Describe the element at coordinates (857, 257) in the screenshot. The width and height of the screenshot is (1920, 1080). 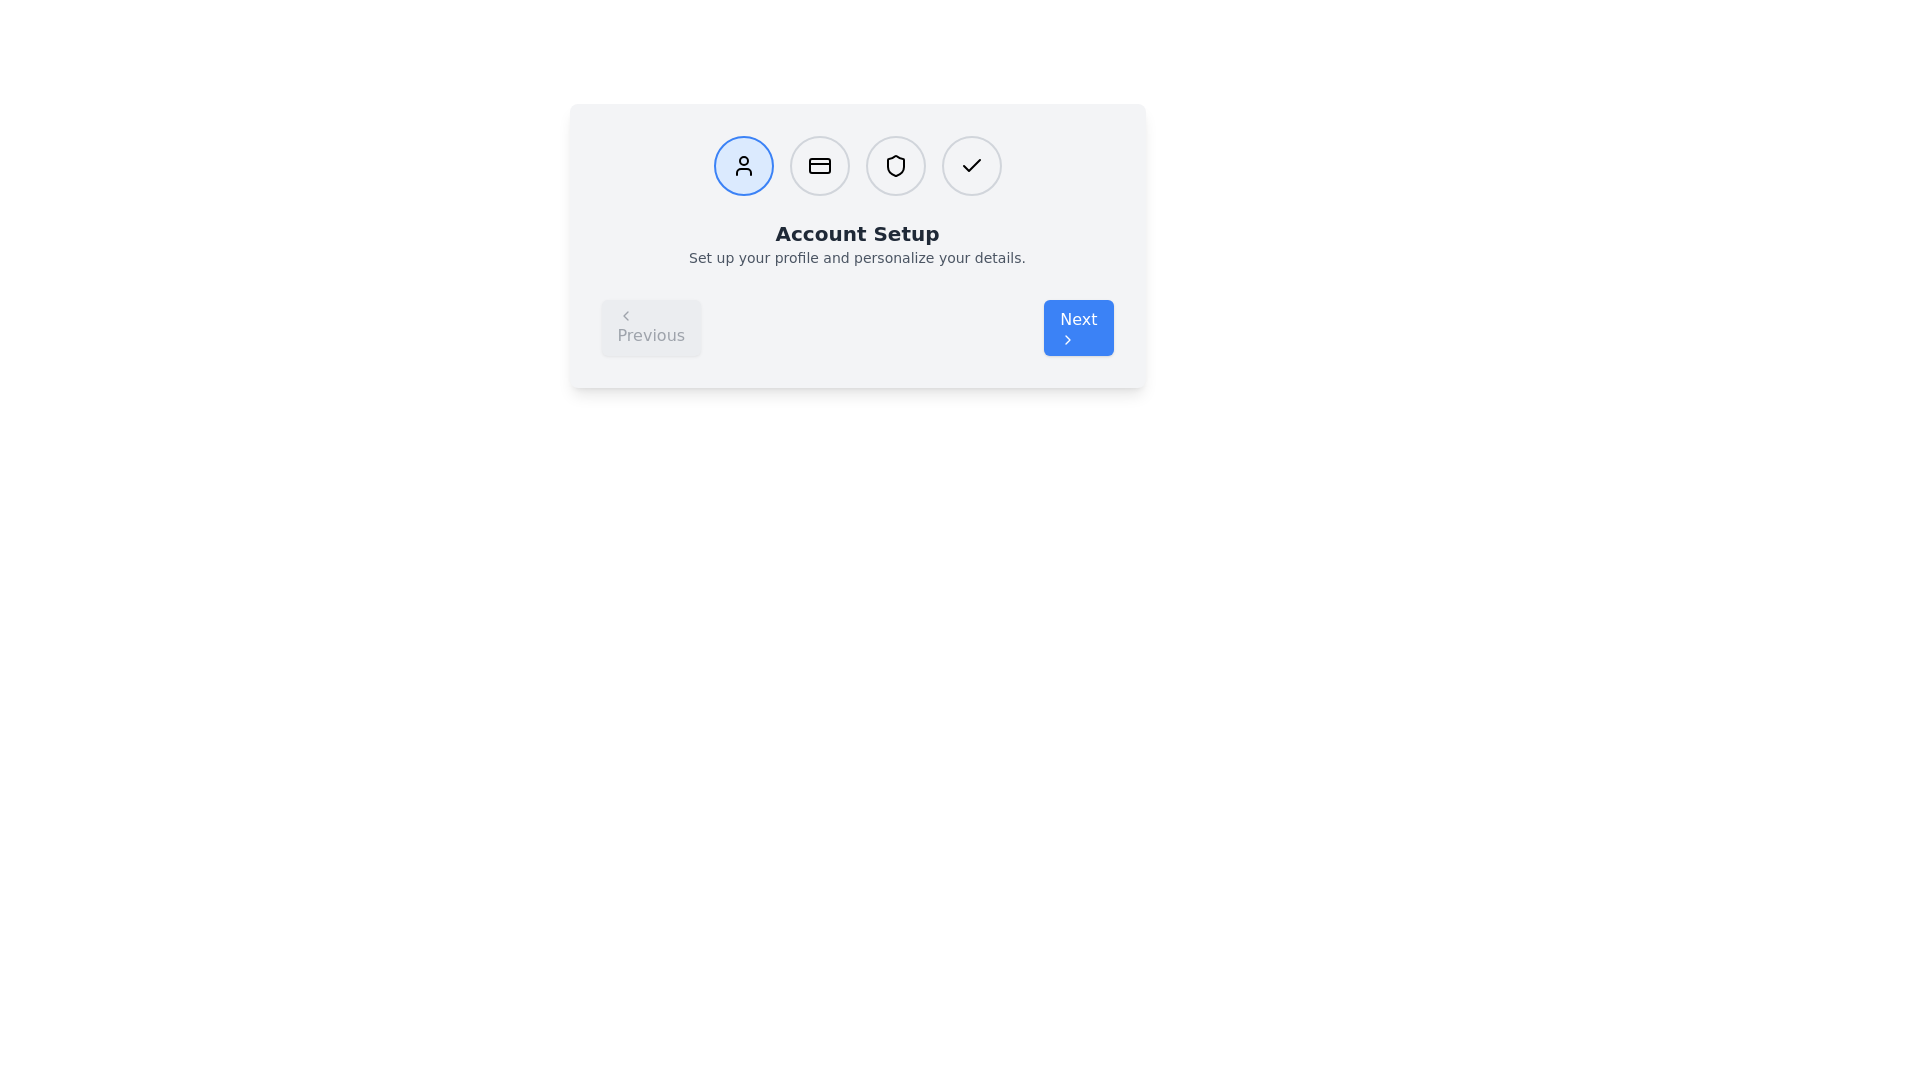
I see `static text element that says 'Set up your profile and personalize your details.' positioned below the 'Account Setup' title` at that location.